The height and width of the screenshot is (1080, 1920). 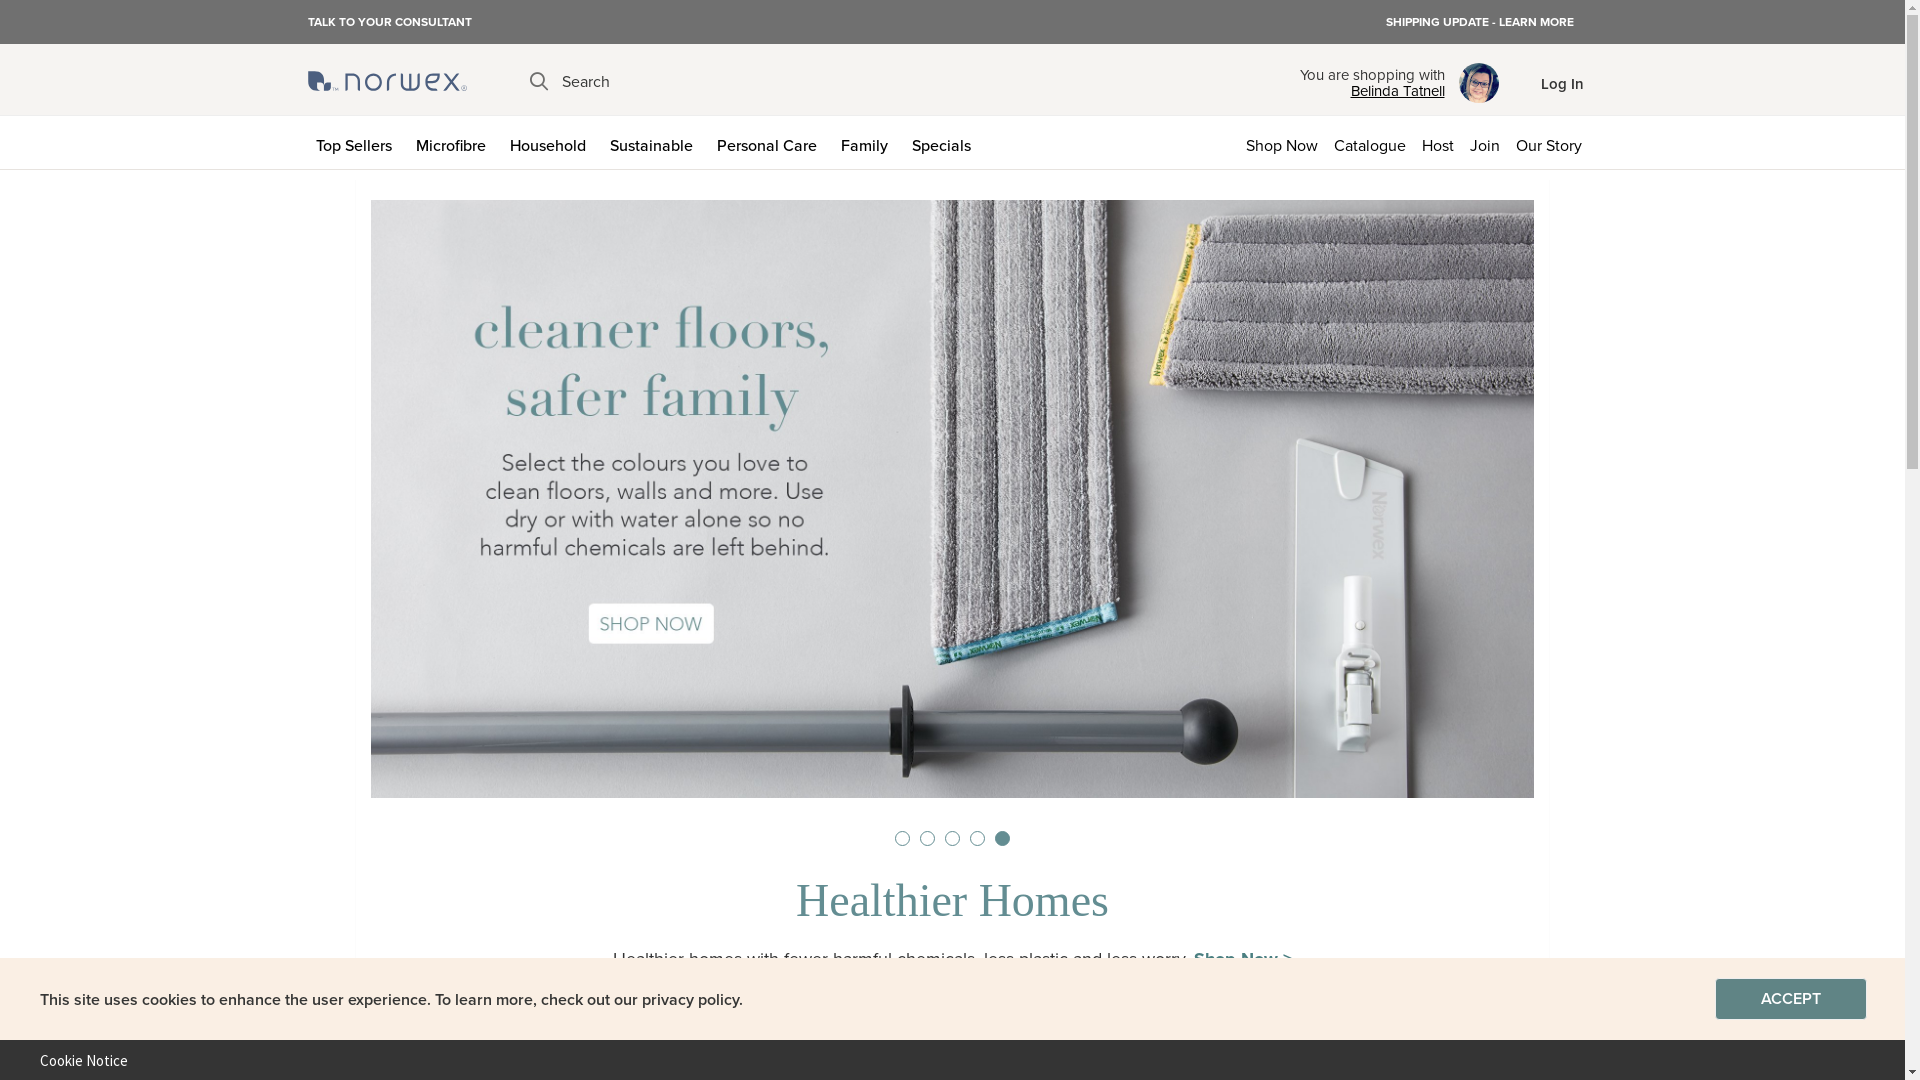 I want to click on 'Sustainable', so click(x=655, y=141).